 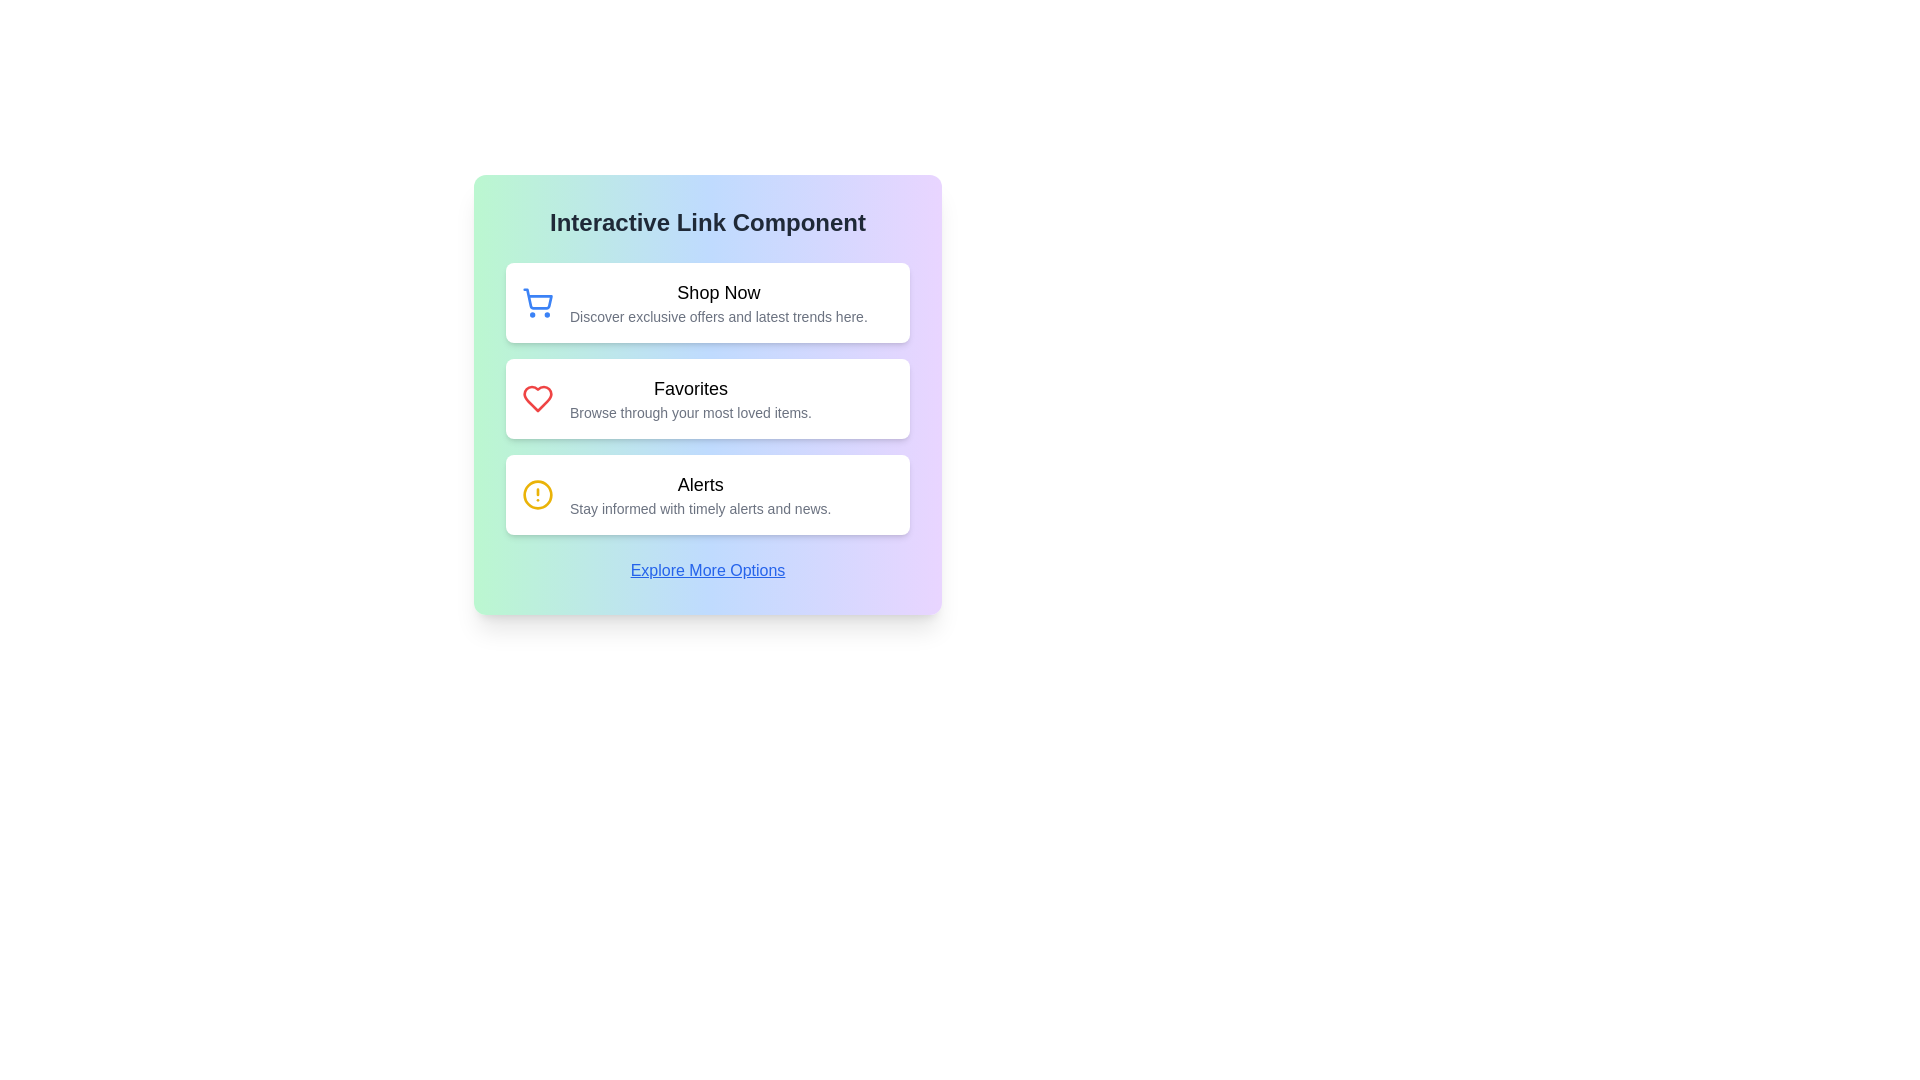 What do you see at coordinates (538, 299) in the screenshot?
I see `the shopping cart icon that visually represents the 'Shop Now' button` at bounding box center [538, 299].